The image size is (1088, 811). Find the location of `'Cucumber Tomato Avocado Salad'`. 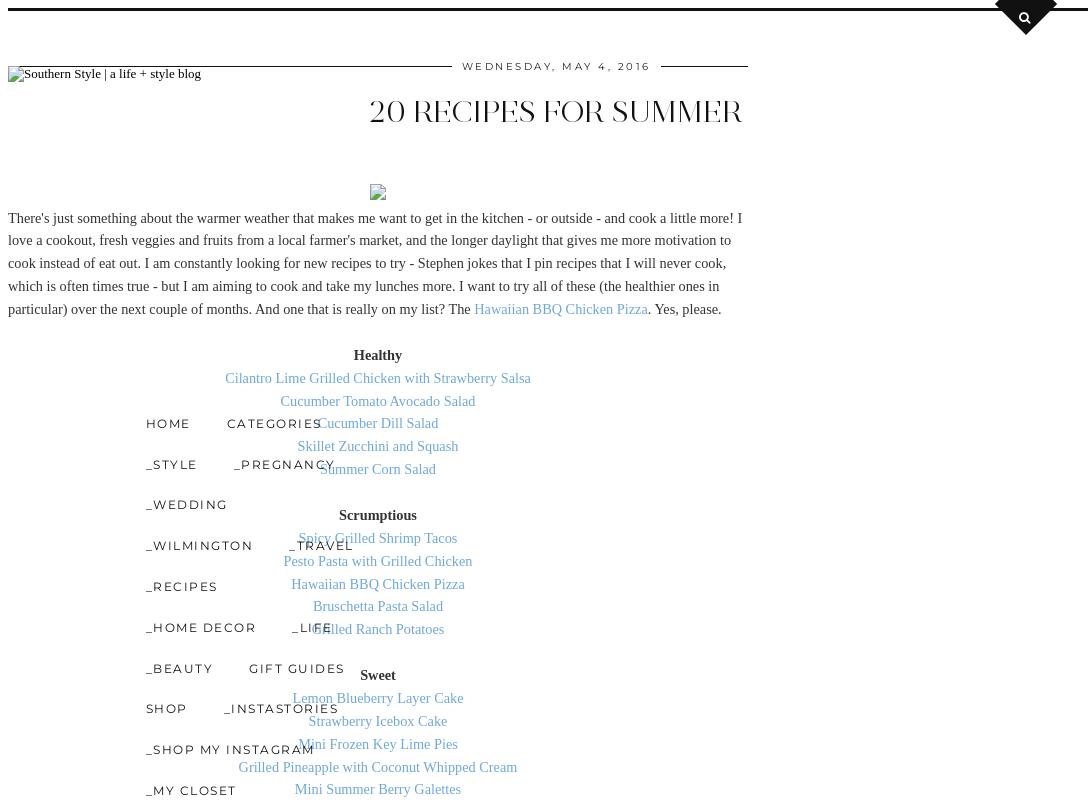

'Cucumber Tomato Avocado Salad' is located at coordinates (377, 399).